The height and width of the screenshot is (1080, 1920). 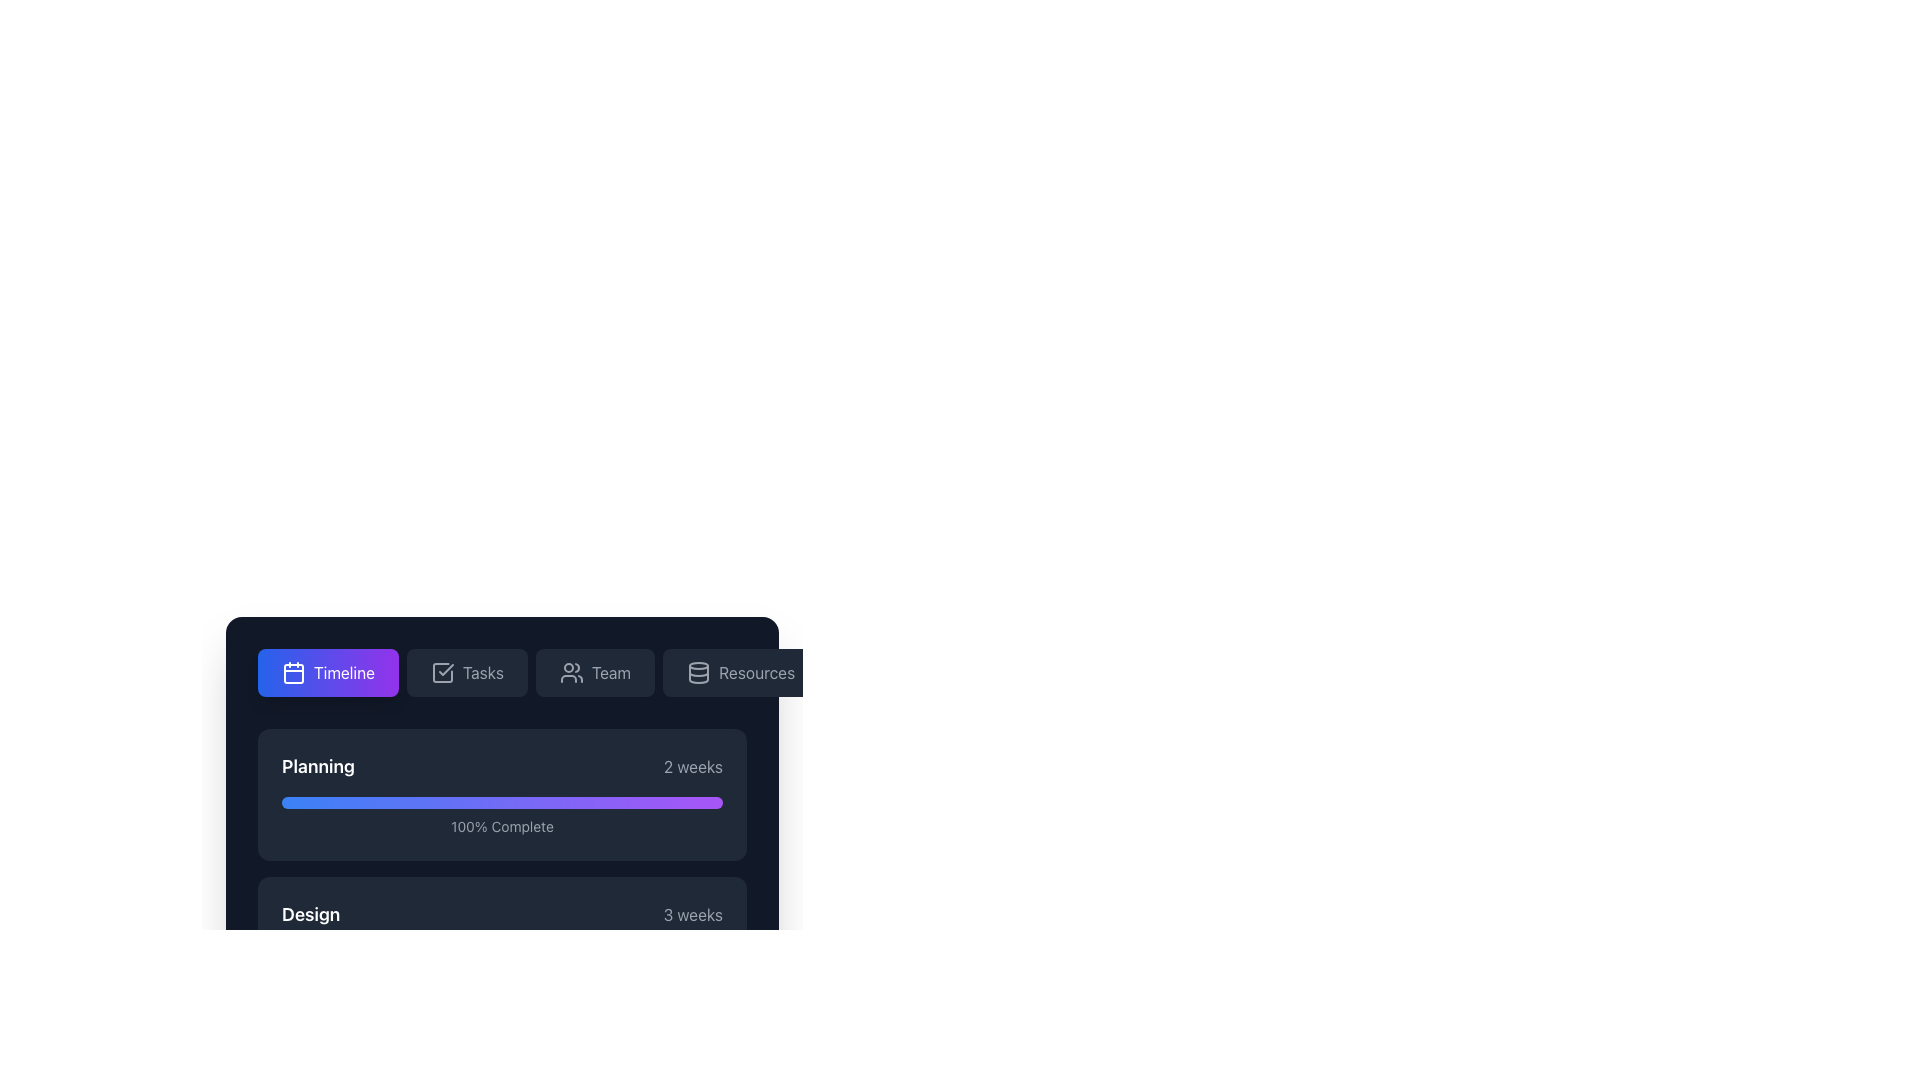 I want to click on the composite UI element displaying 'Planning' and '2 weeks', so click(x=502, y=766).